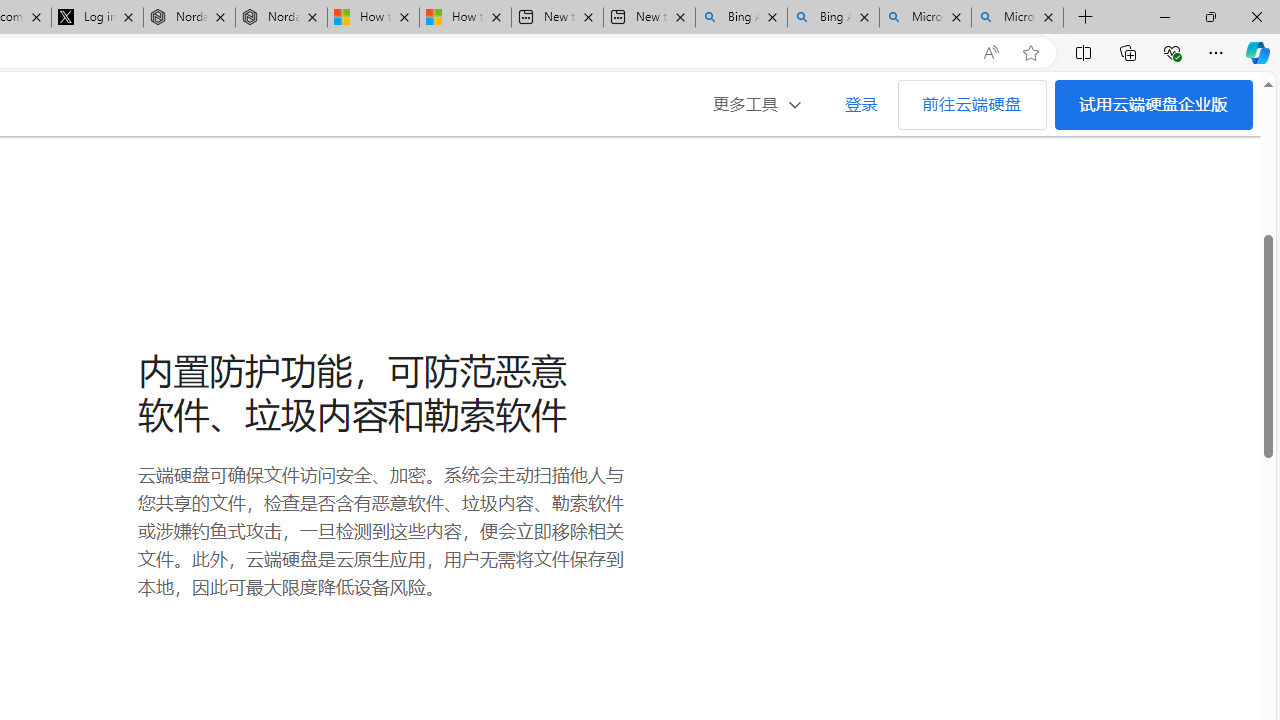  Describe the element at coordinates (96, 17) in the screenshot. I see `'Log in to X / X'` at that location.